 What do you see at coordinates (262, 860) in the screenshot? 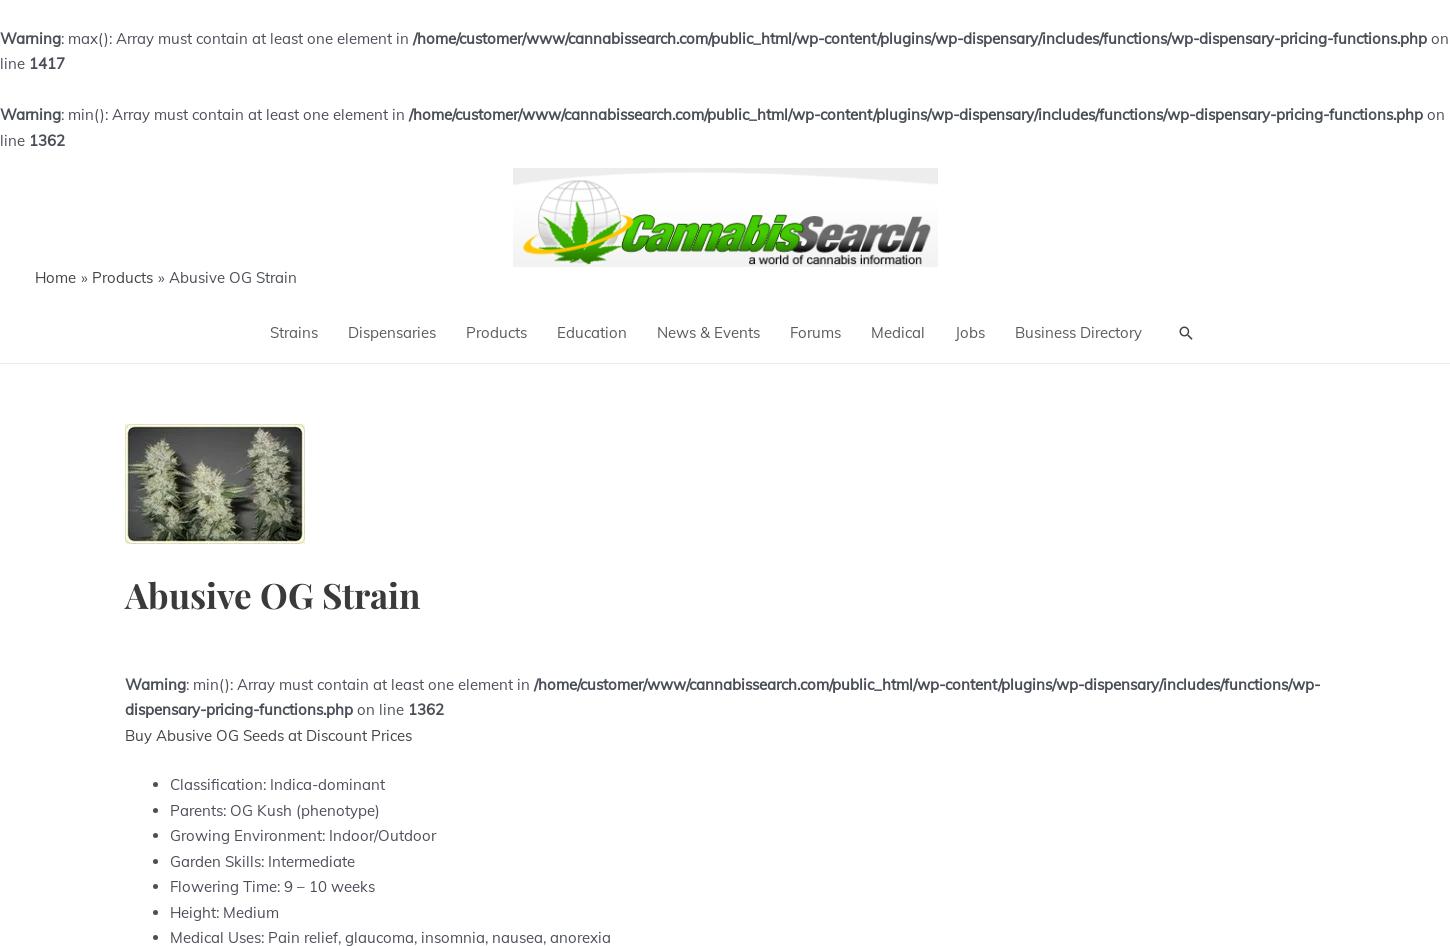
I see `'Garden Skills: Intermediate'` at bounding box center [262, 860].